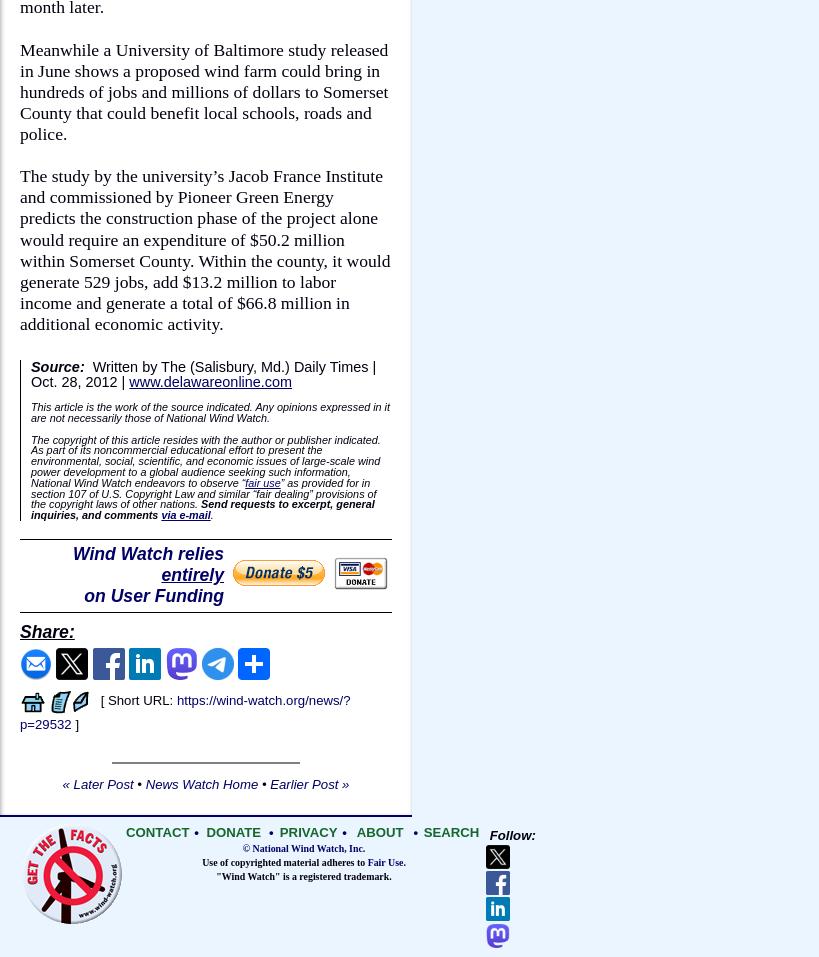 The image size is (819, 957). I want to click on 'Use of copyrighted material adheres to', so click(283, 862).